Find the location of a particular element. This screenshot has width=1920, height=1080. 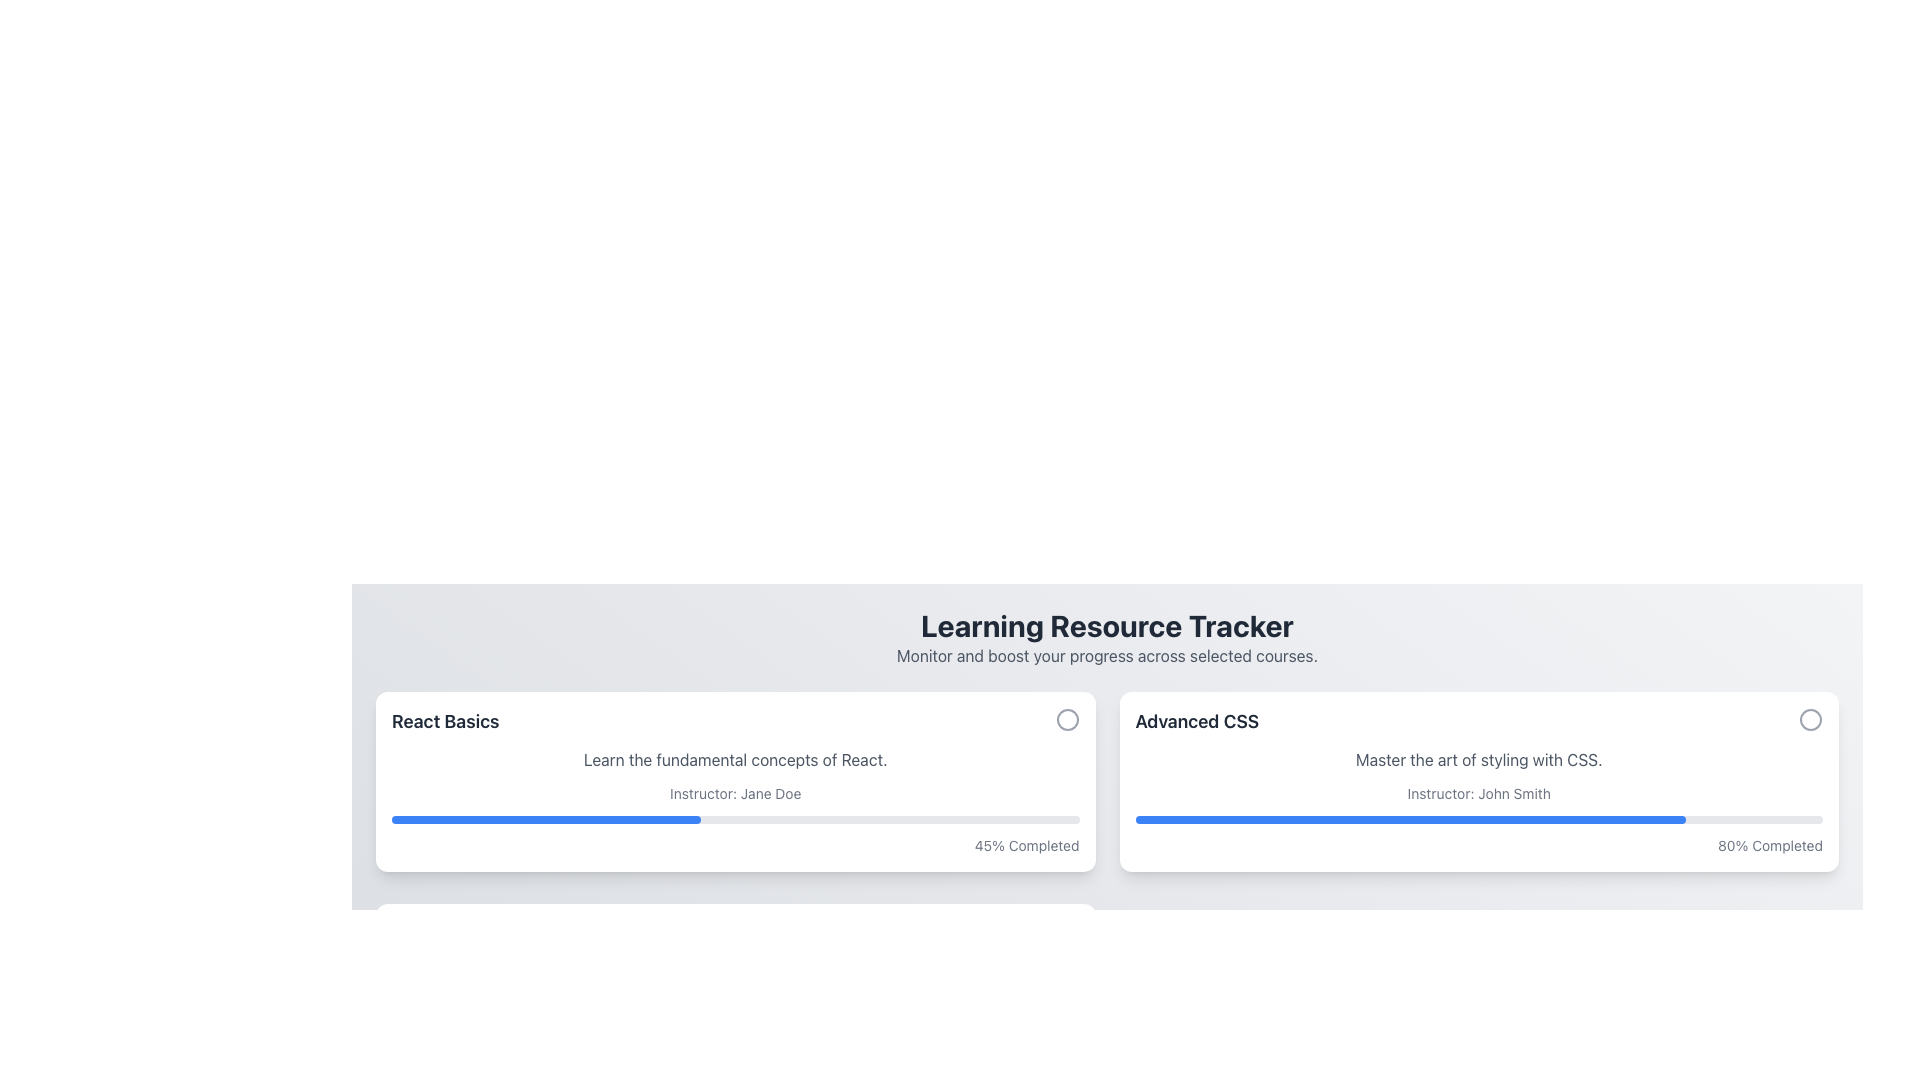

information displayed on the Course Summary Card located at the upper-left corner of the grid layout, which includes the title, description, instructor, and completion progress is located at coordinates (734, 781).